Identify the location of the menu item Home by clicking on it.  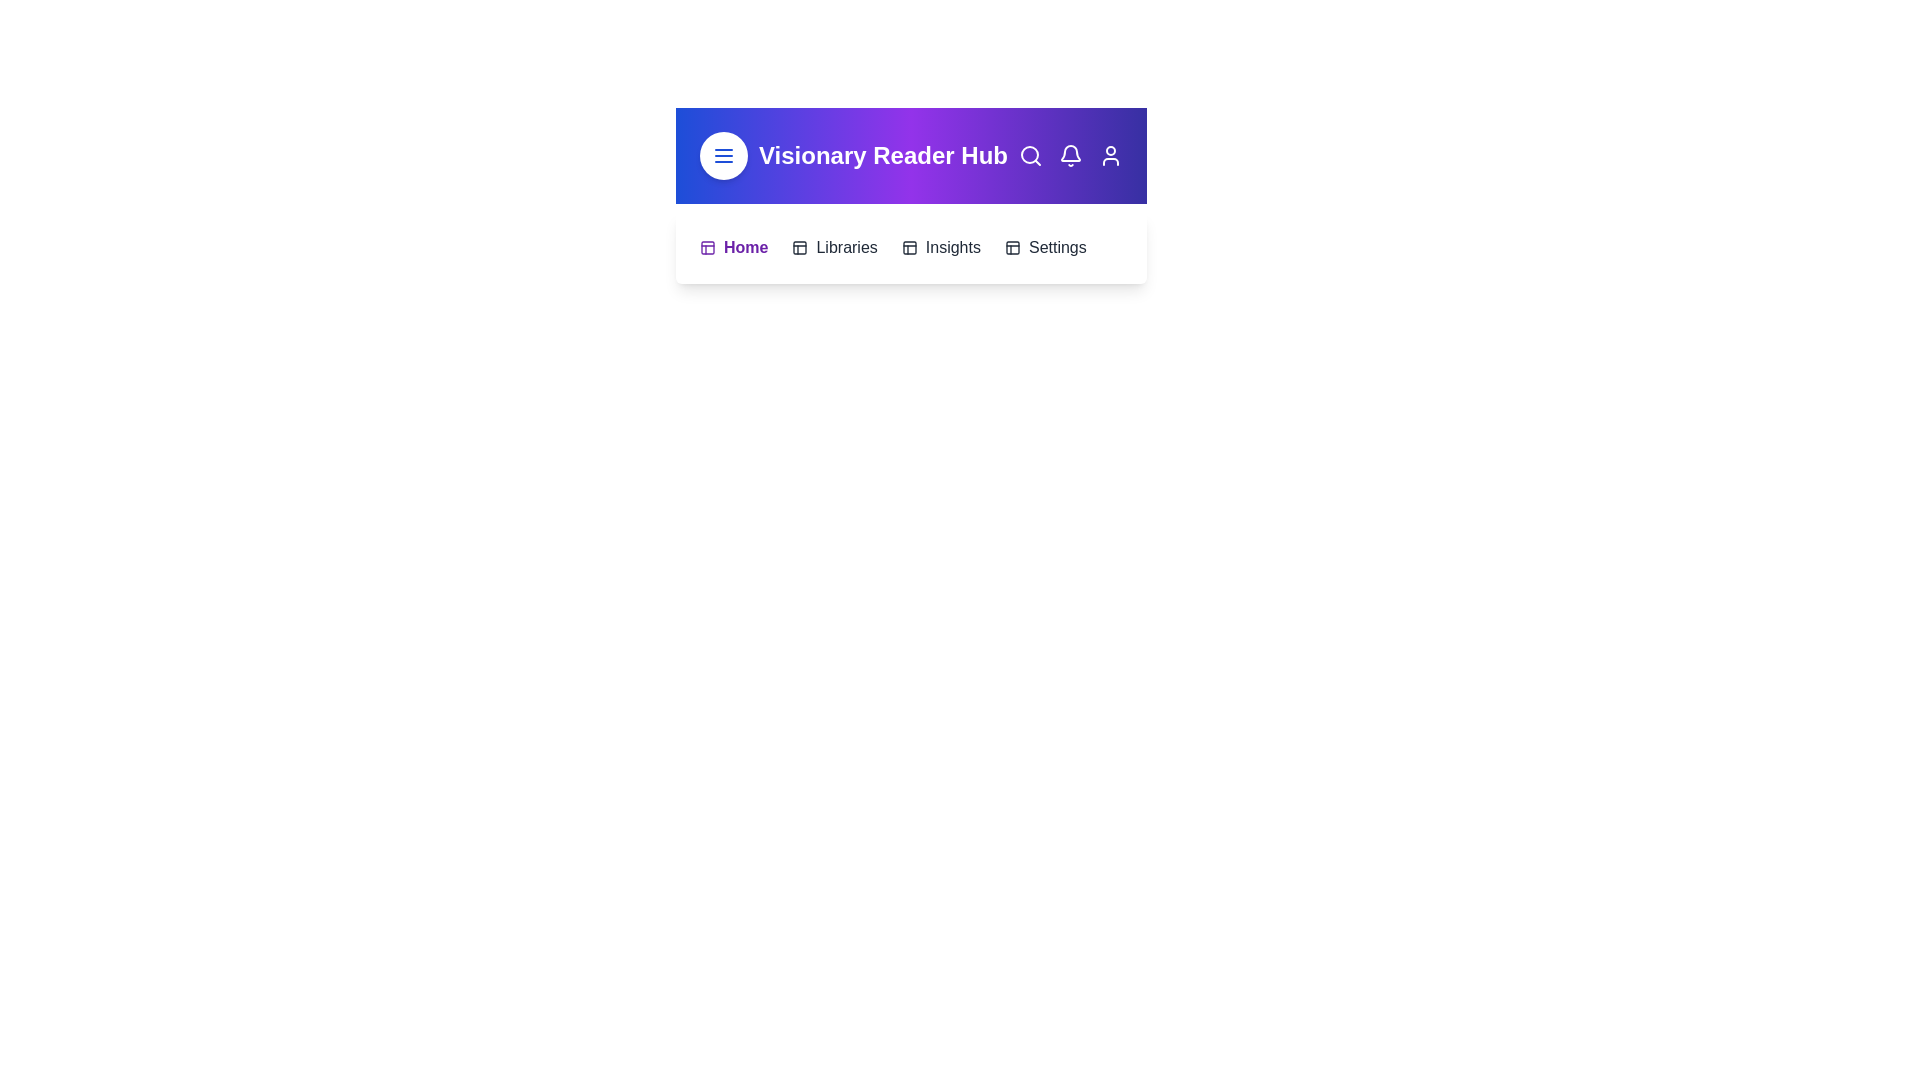
(733, 246).